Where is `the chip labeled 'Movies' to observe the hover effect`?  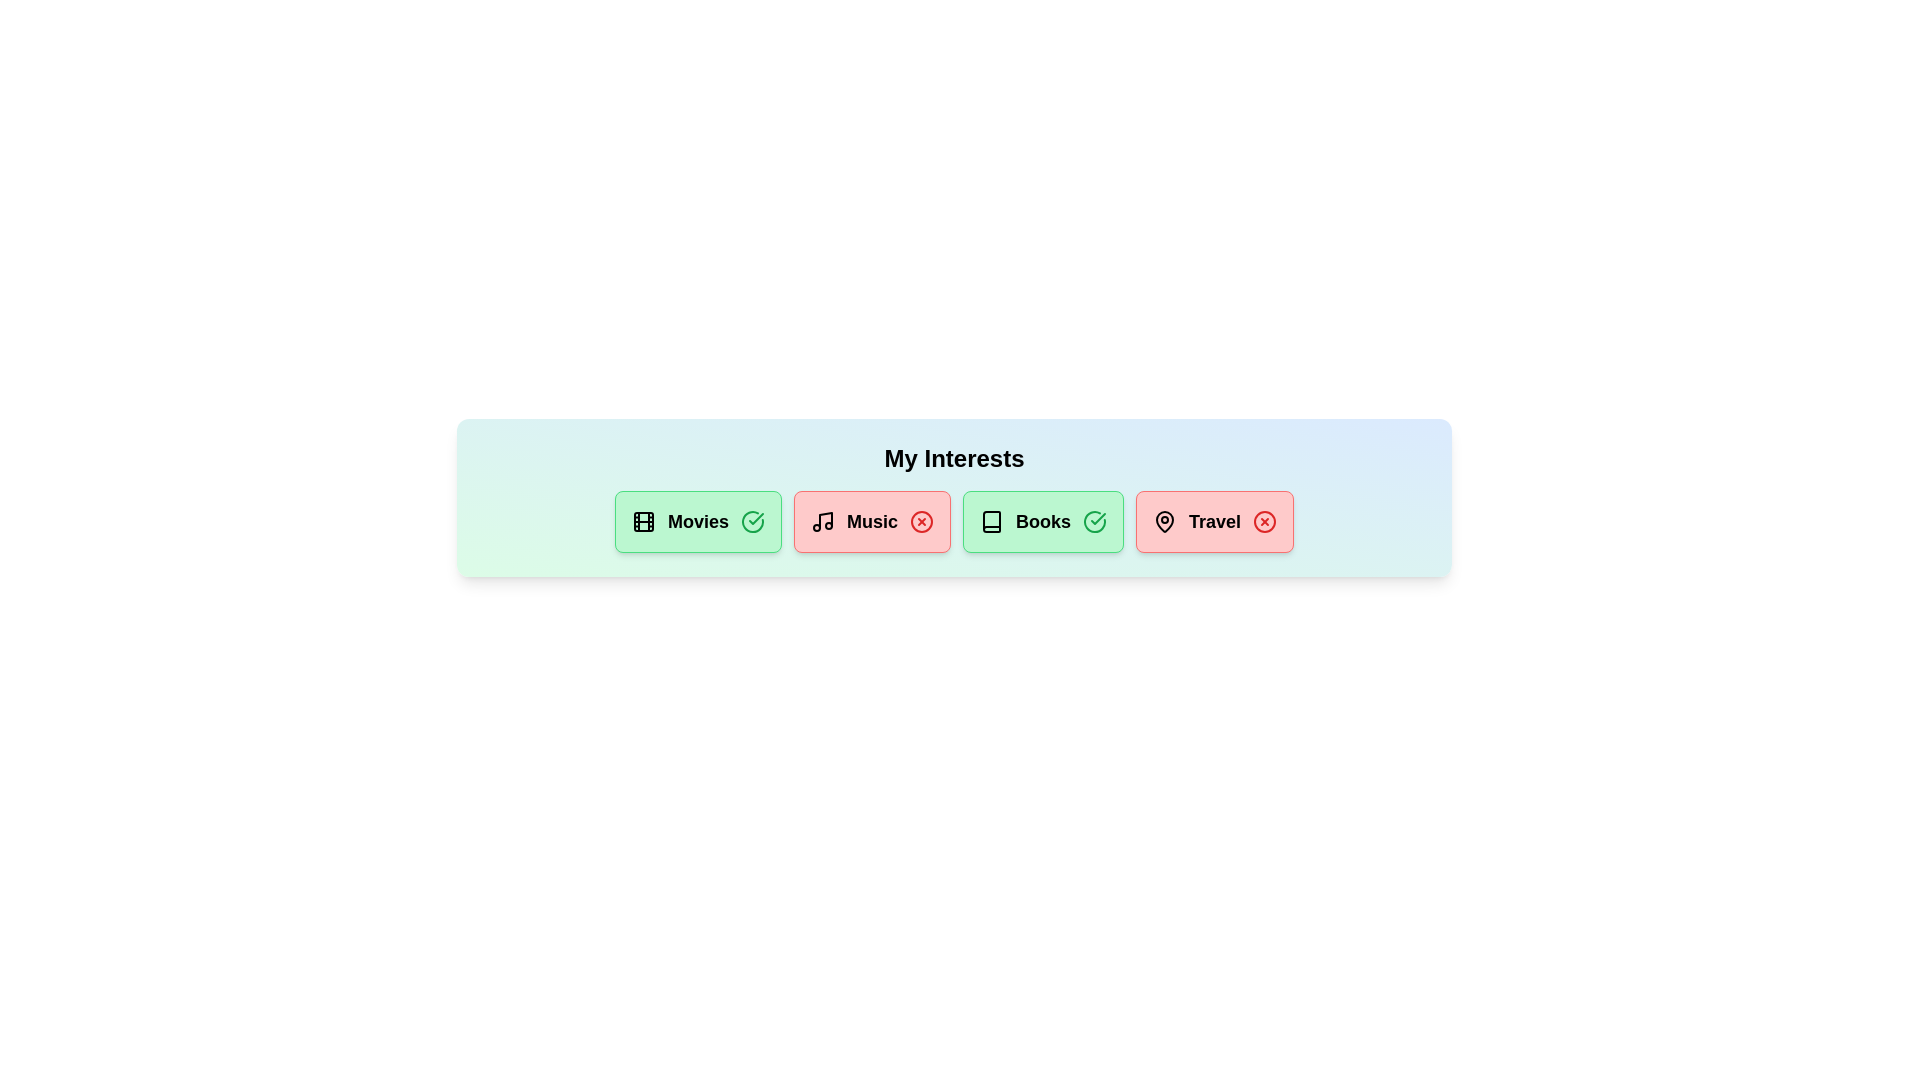
the chip labeled 'Movies' to observe the hover effect is located at coordinates (698, 520).